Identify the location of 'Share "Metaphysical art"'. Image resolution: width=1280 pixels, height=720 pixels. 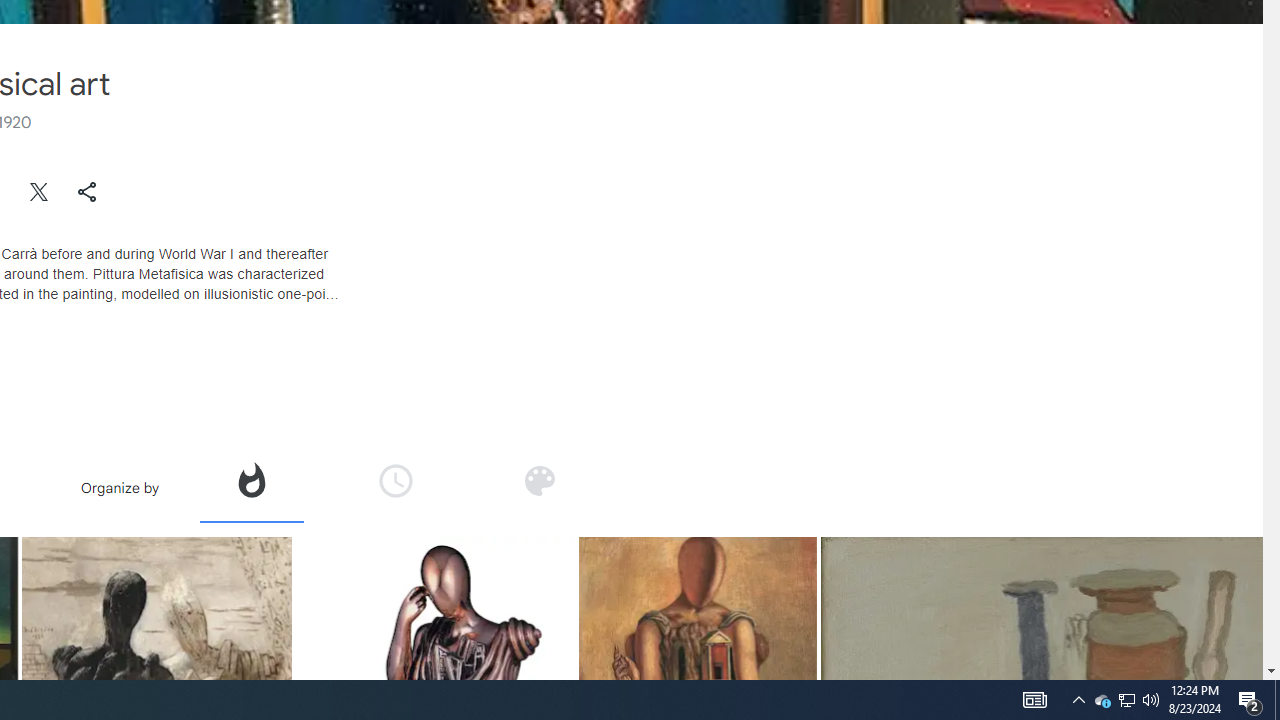
(86, 191).